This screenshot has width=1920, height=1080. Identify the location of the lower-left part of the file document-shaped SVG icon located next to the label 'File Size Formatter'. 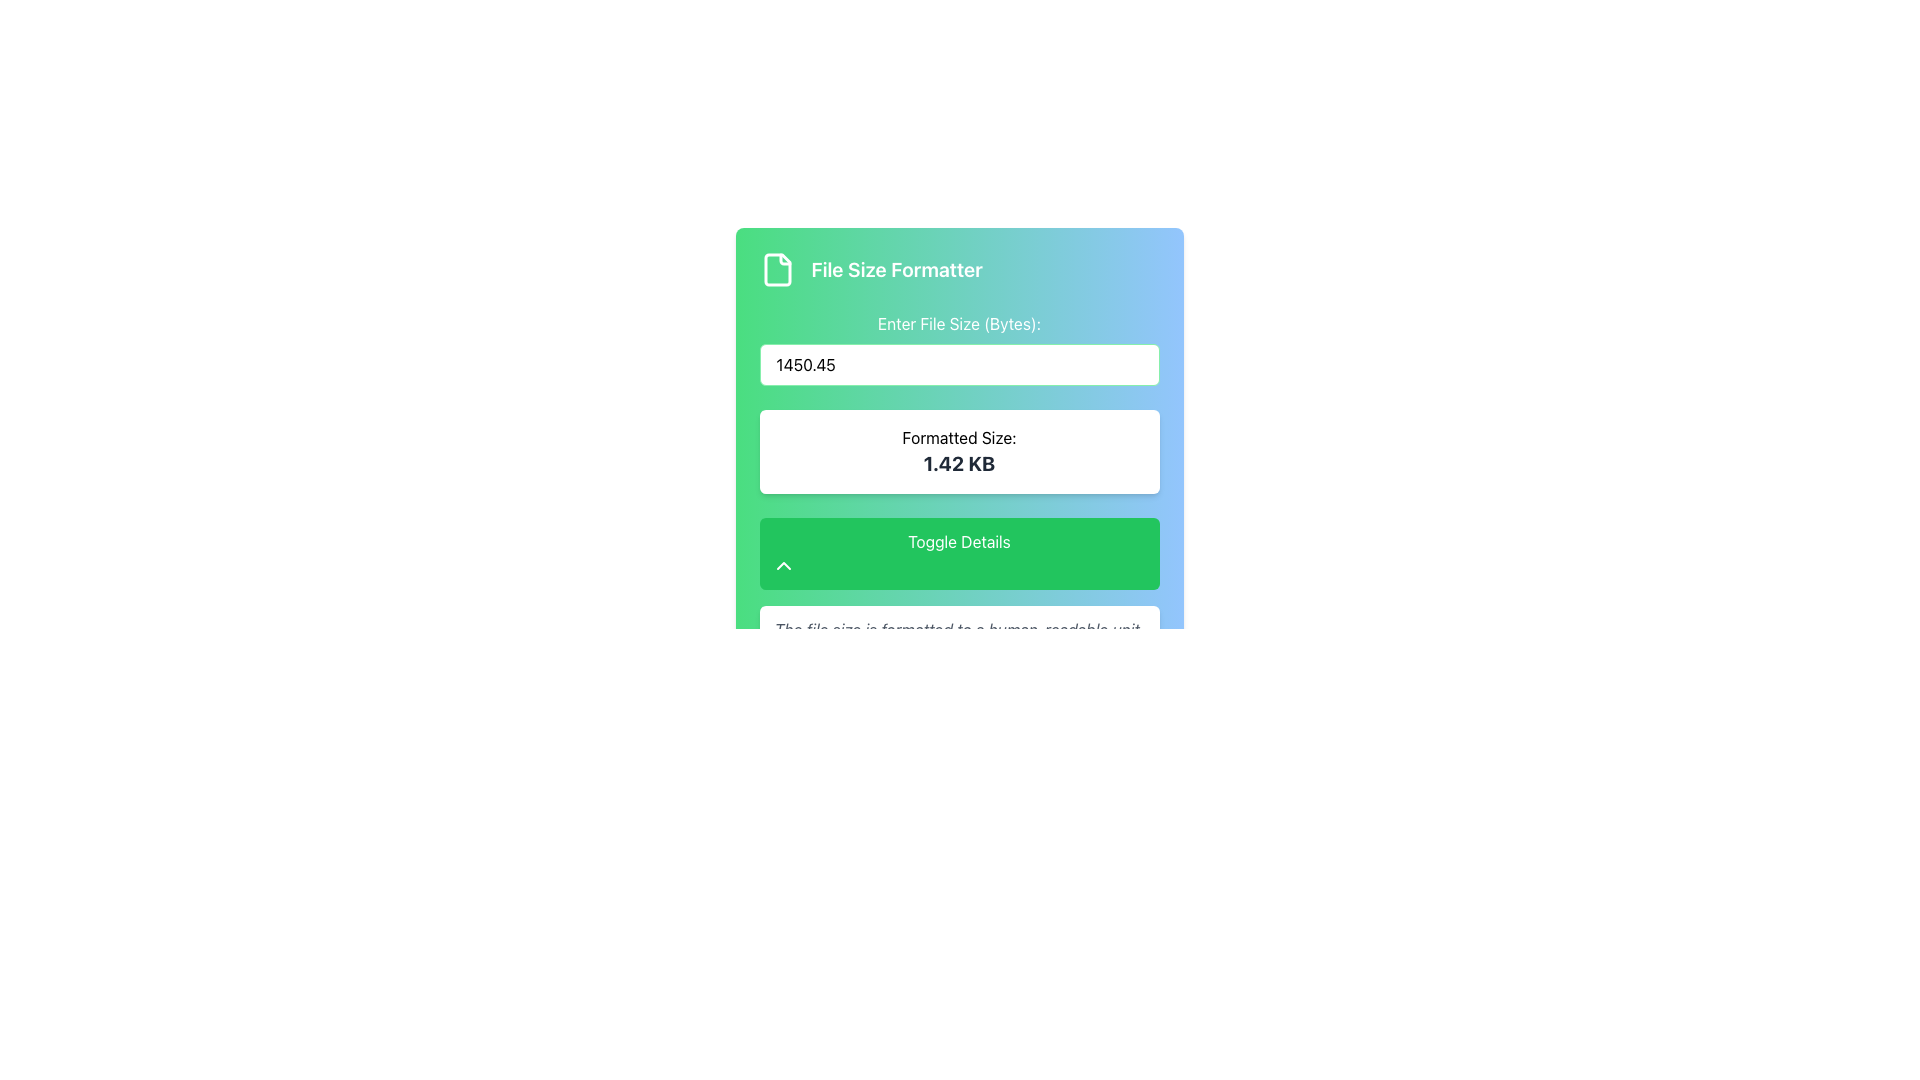
(776, 270).